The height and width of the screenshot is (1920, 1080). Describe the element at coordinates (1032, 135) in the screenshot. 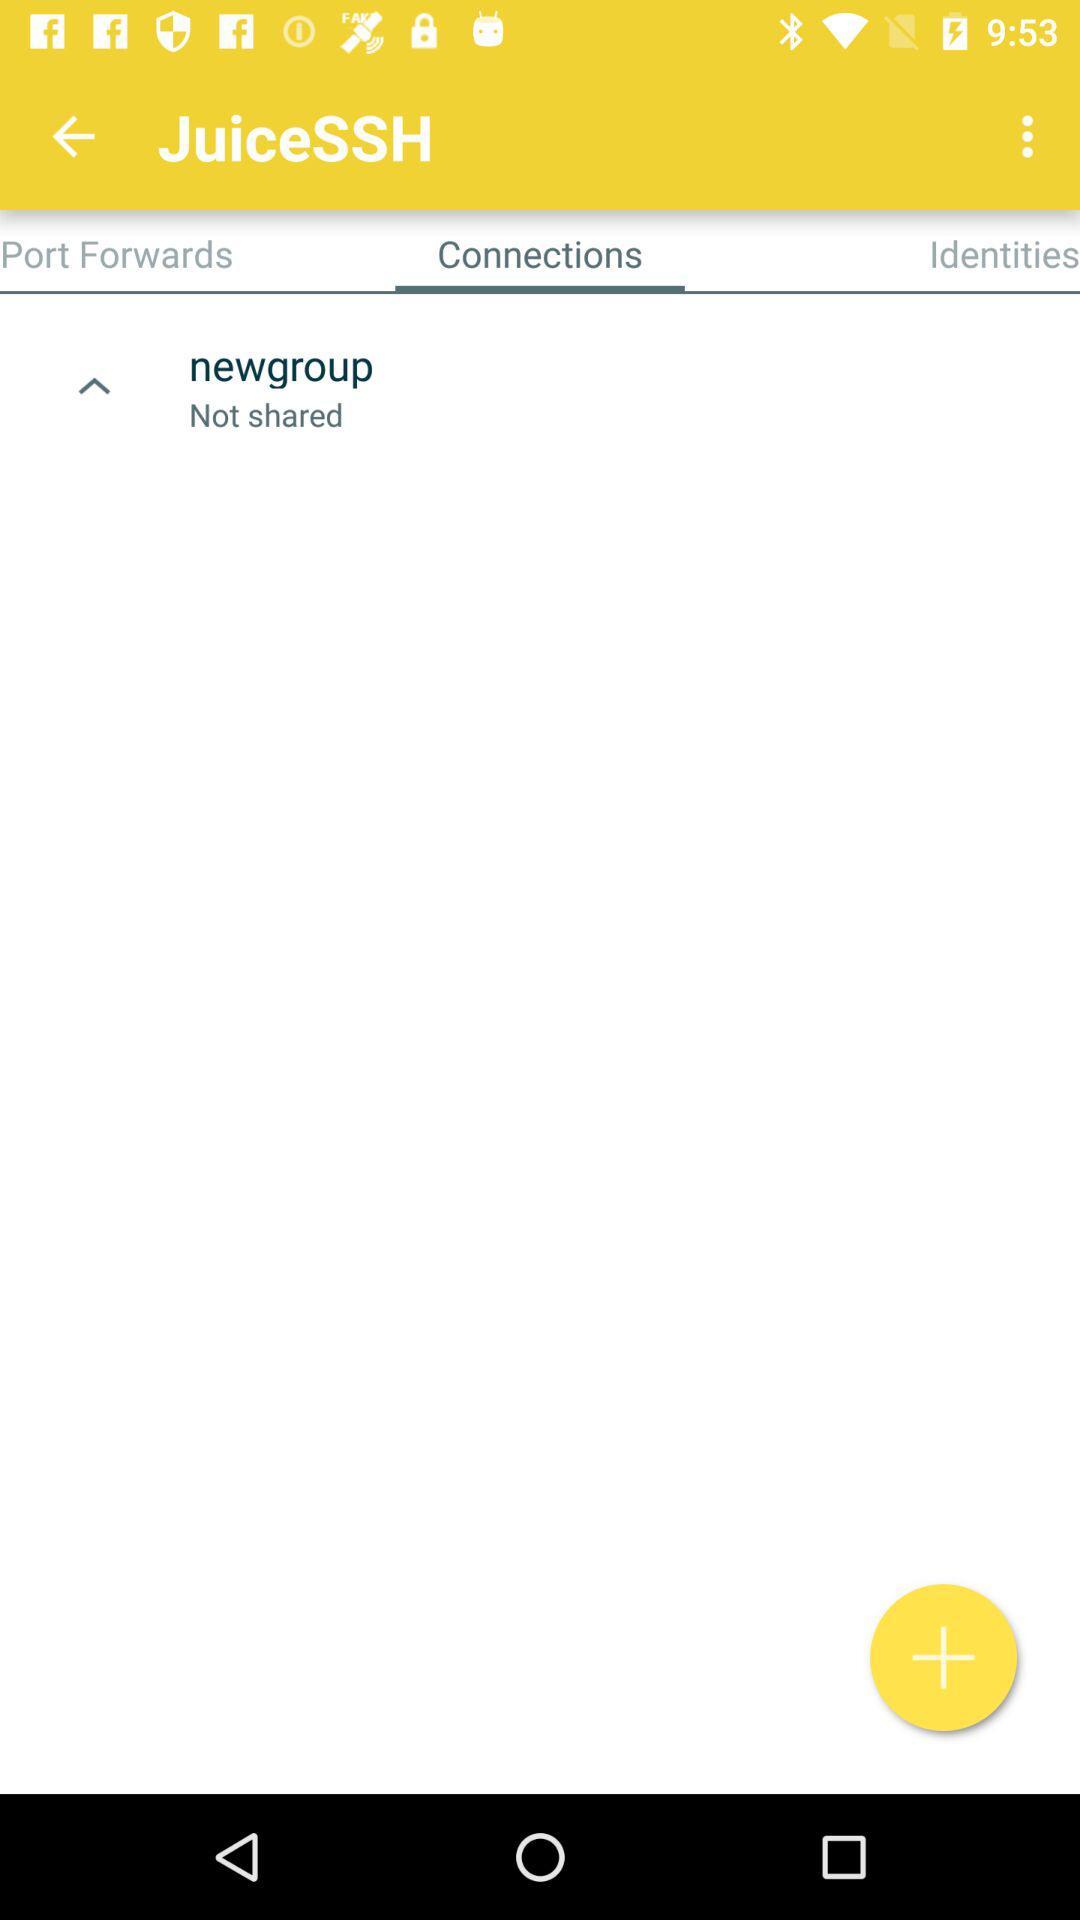

I see `the app above identities` at that location.